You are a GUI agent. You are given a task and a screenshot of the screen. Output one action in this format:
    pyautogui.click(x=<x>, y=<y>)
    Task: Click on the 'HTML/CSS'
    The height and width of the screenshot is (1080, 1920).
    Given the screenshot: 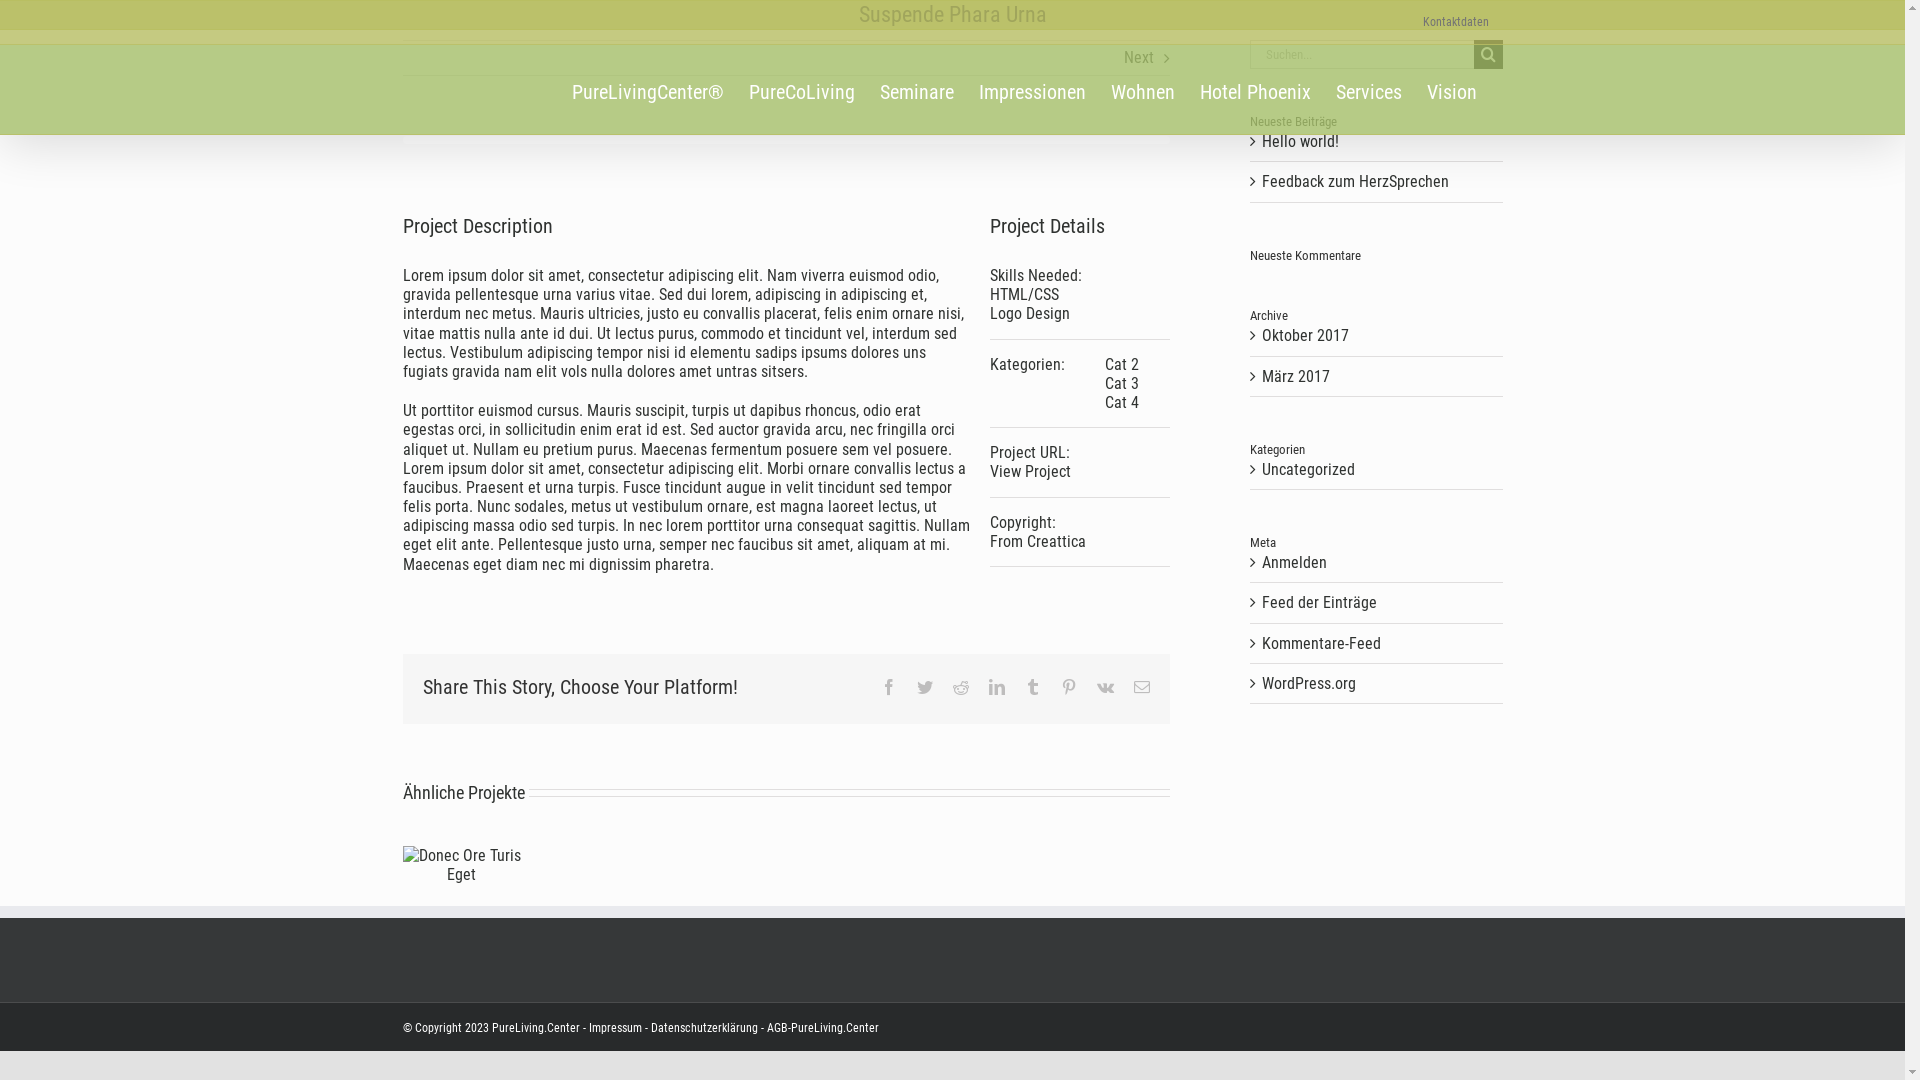 What is the action you would take?
    pyautogui.click(x=1024, y=294)
    